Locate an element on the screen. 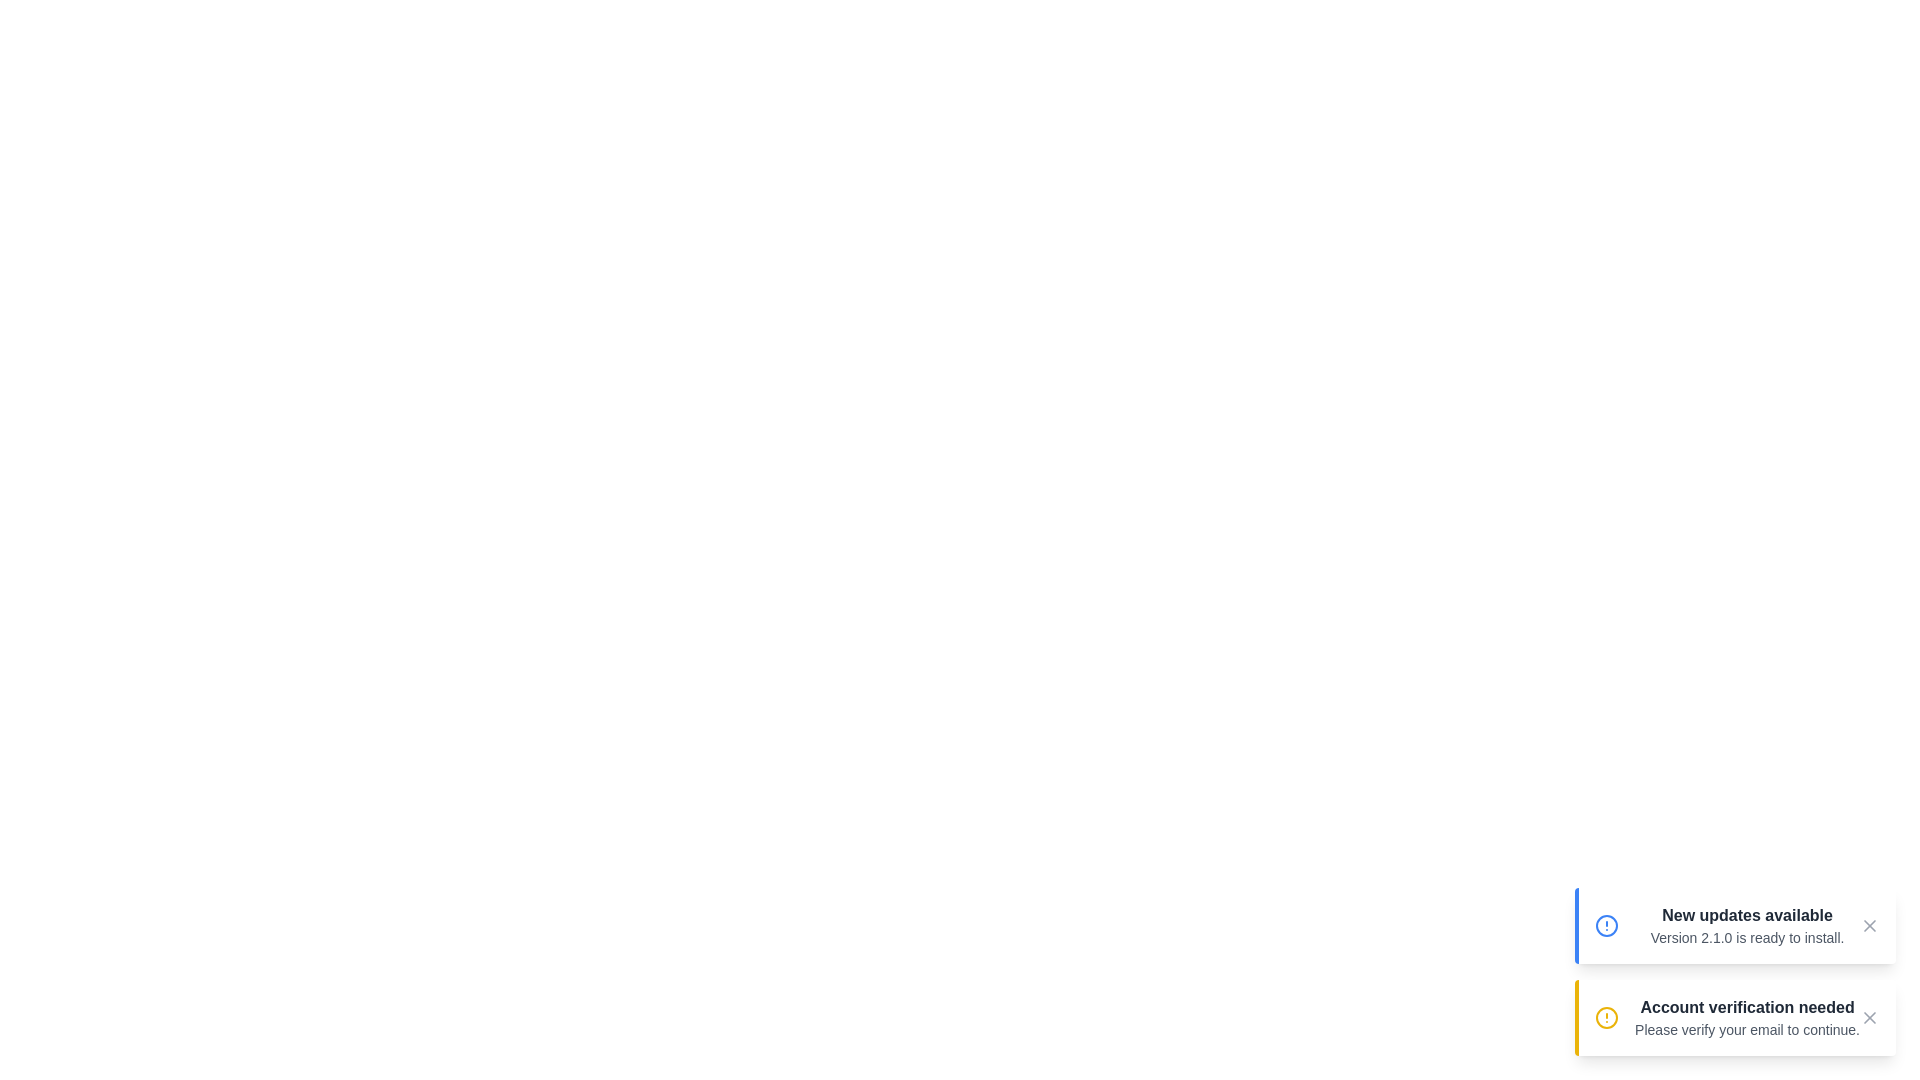 The width and height of the screenshot is (1920, 1080). the notification New updates available is located at coordinates (1734, 925).